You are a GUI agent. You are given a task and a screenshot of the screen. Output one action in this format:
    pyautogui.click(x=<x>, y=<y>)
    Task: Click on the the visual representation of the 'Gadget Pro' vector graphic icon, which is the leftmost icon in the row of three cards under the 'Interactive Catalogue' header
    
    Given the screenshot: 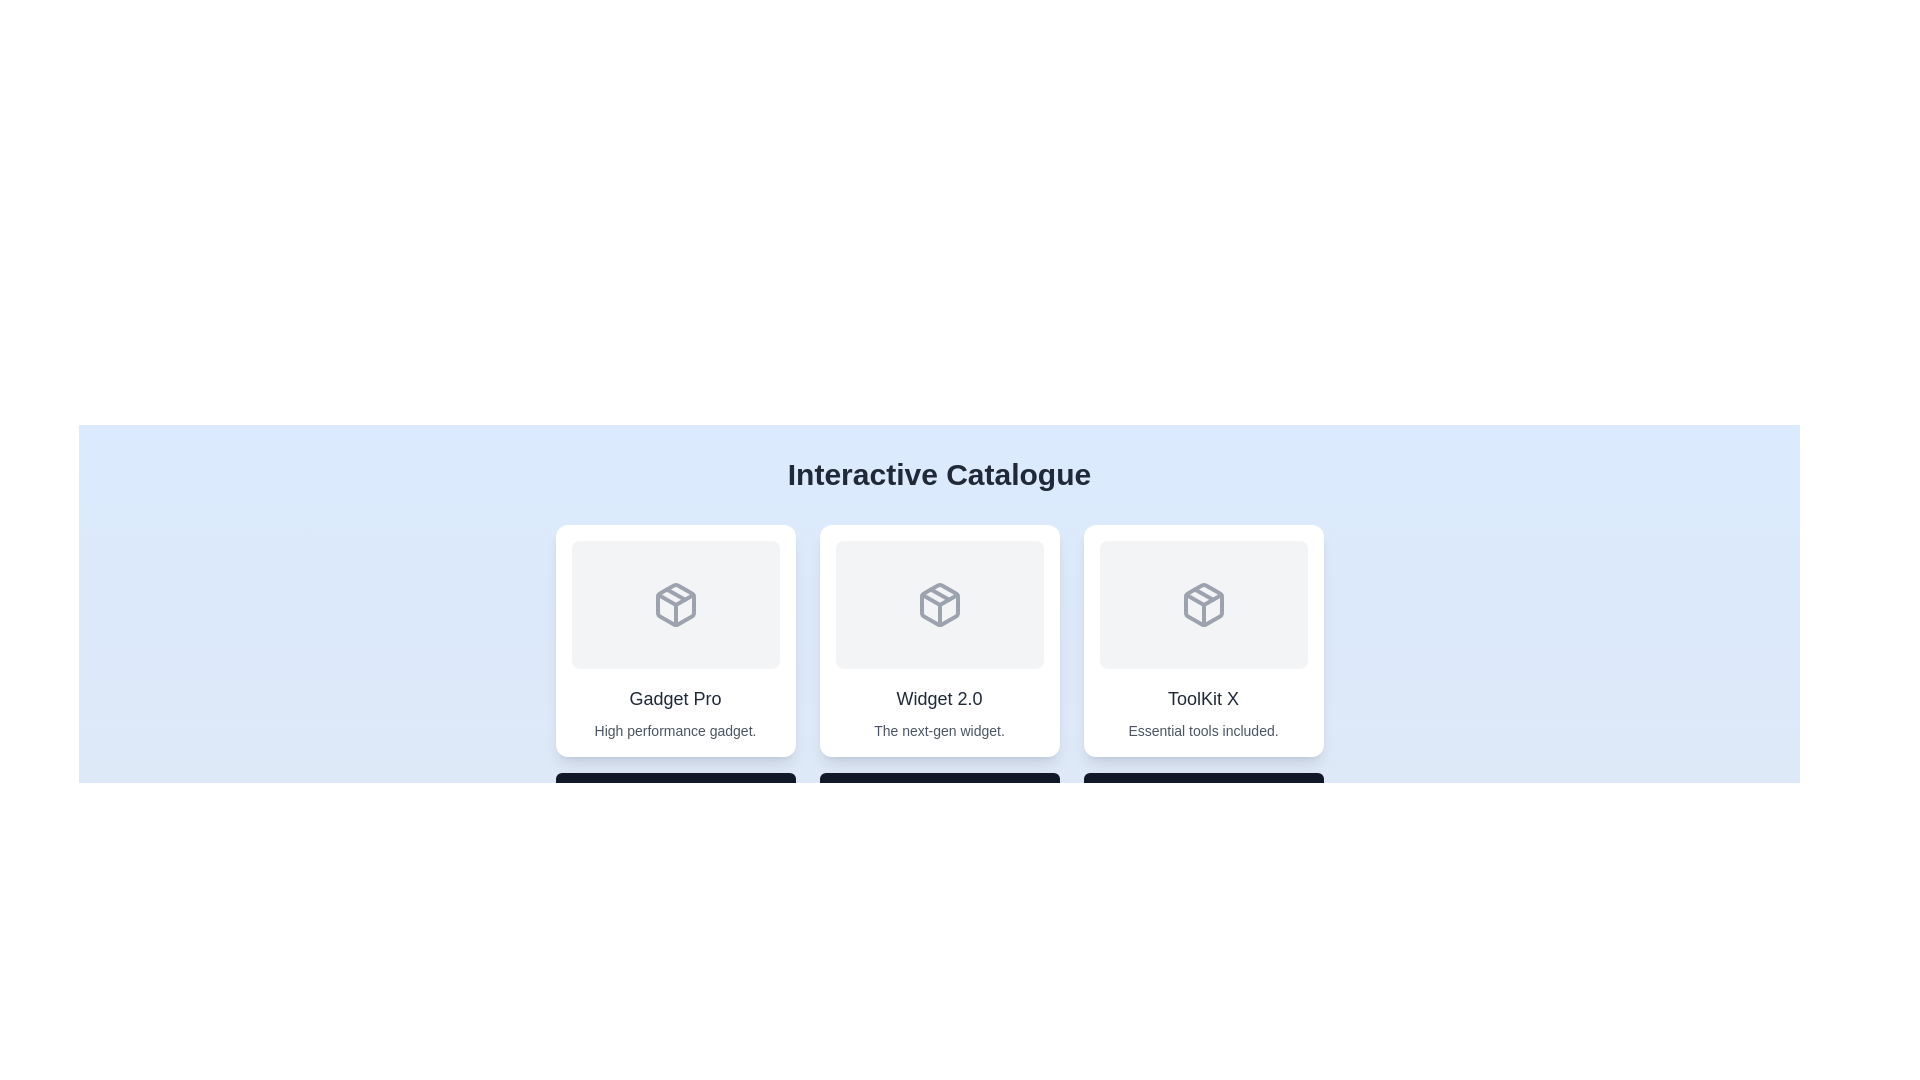 What is the action you would take?
    pyautogui.click(x=675, y=604)
    